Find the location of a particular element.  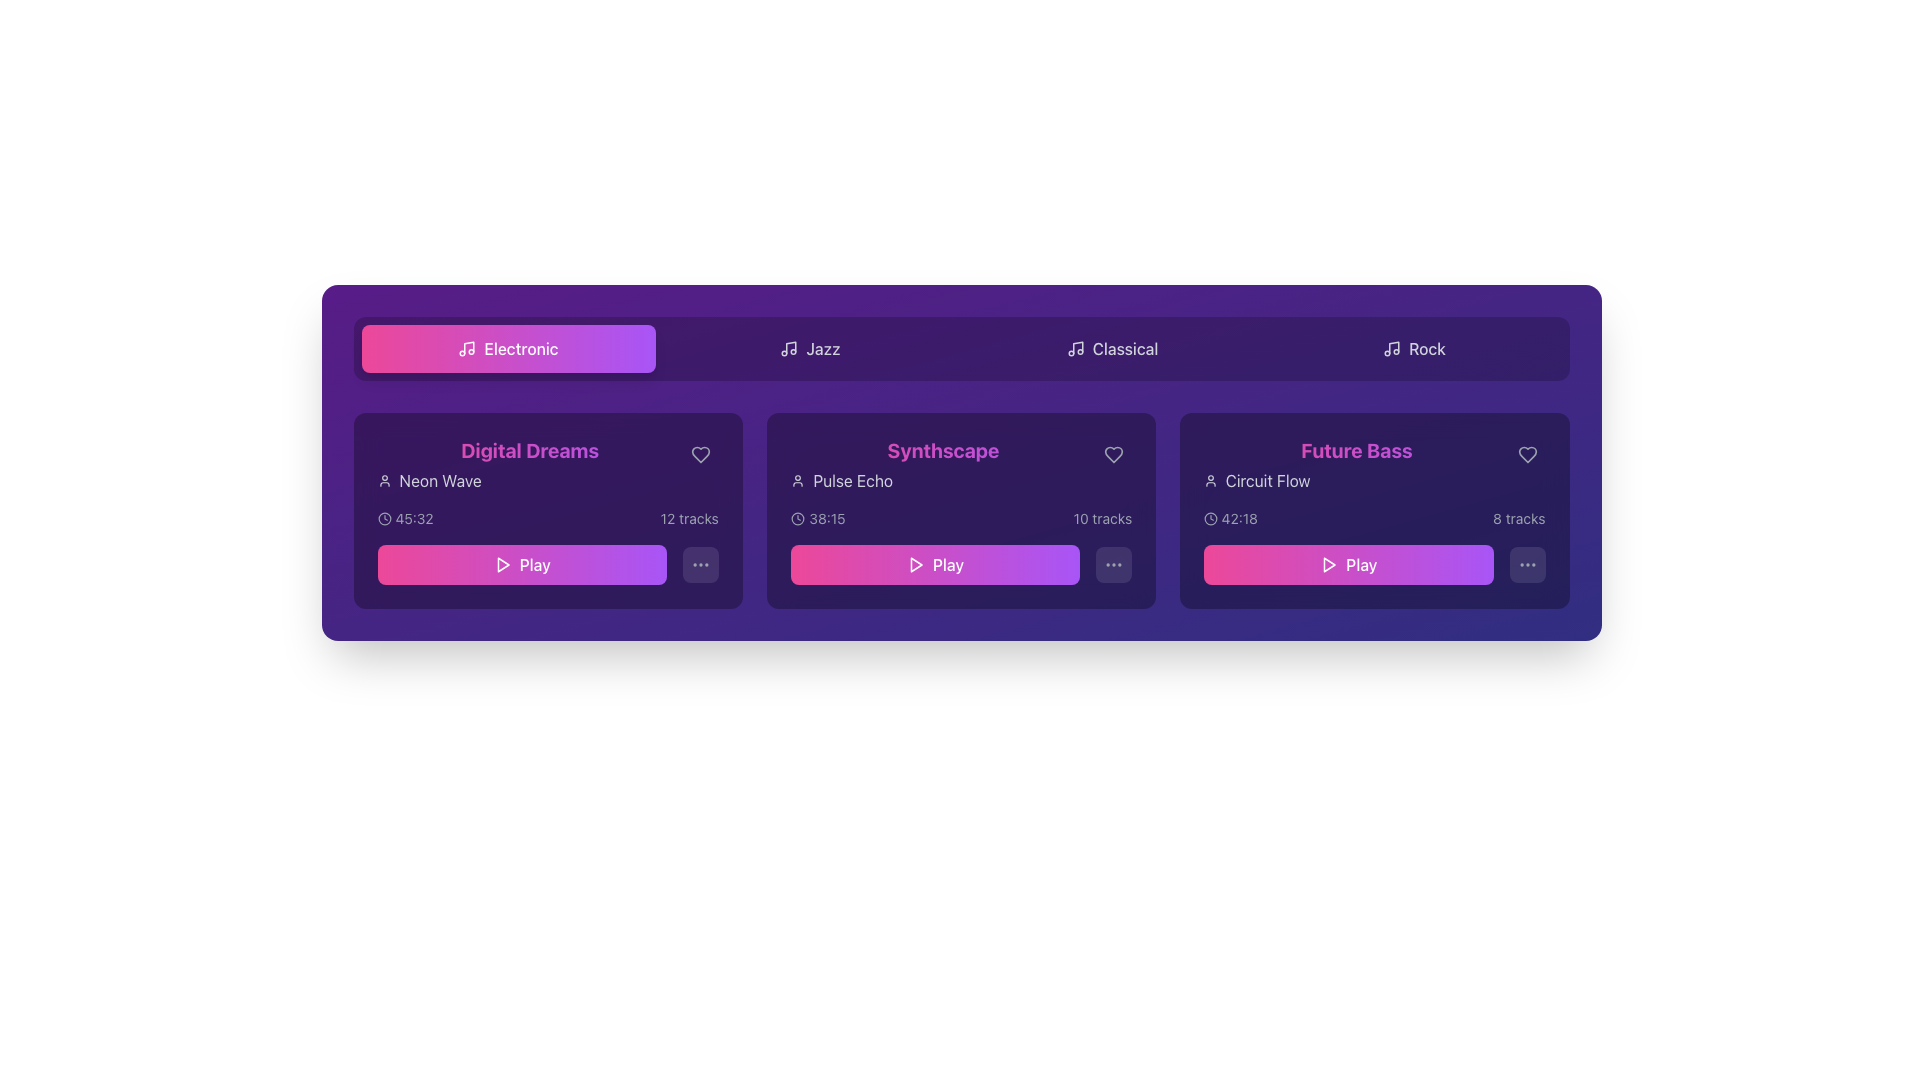

the 'Electronic' category label, which is the first label in the horizontal navigation bar styled with a gradient background and white text is located at coordinates (521, 347).